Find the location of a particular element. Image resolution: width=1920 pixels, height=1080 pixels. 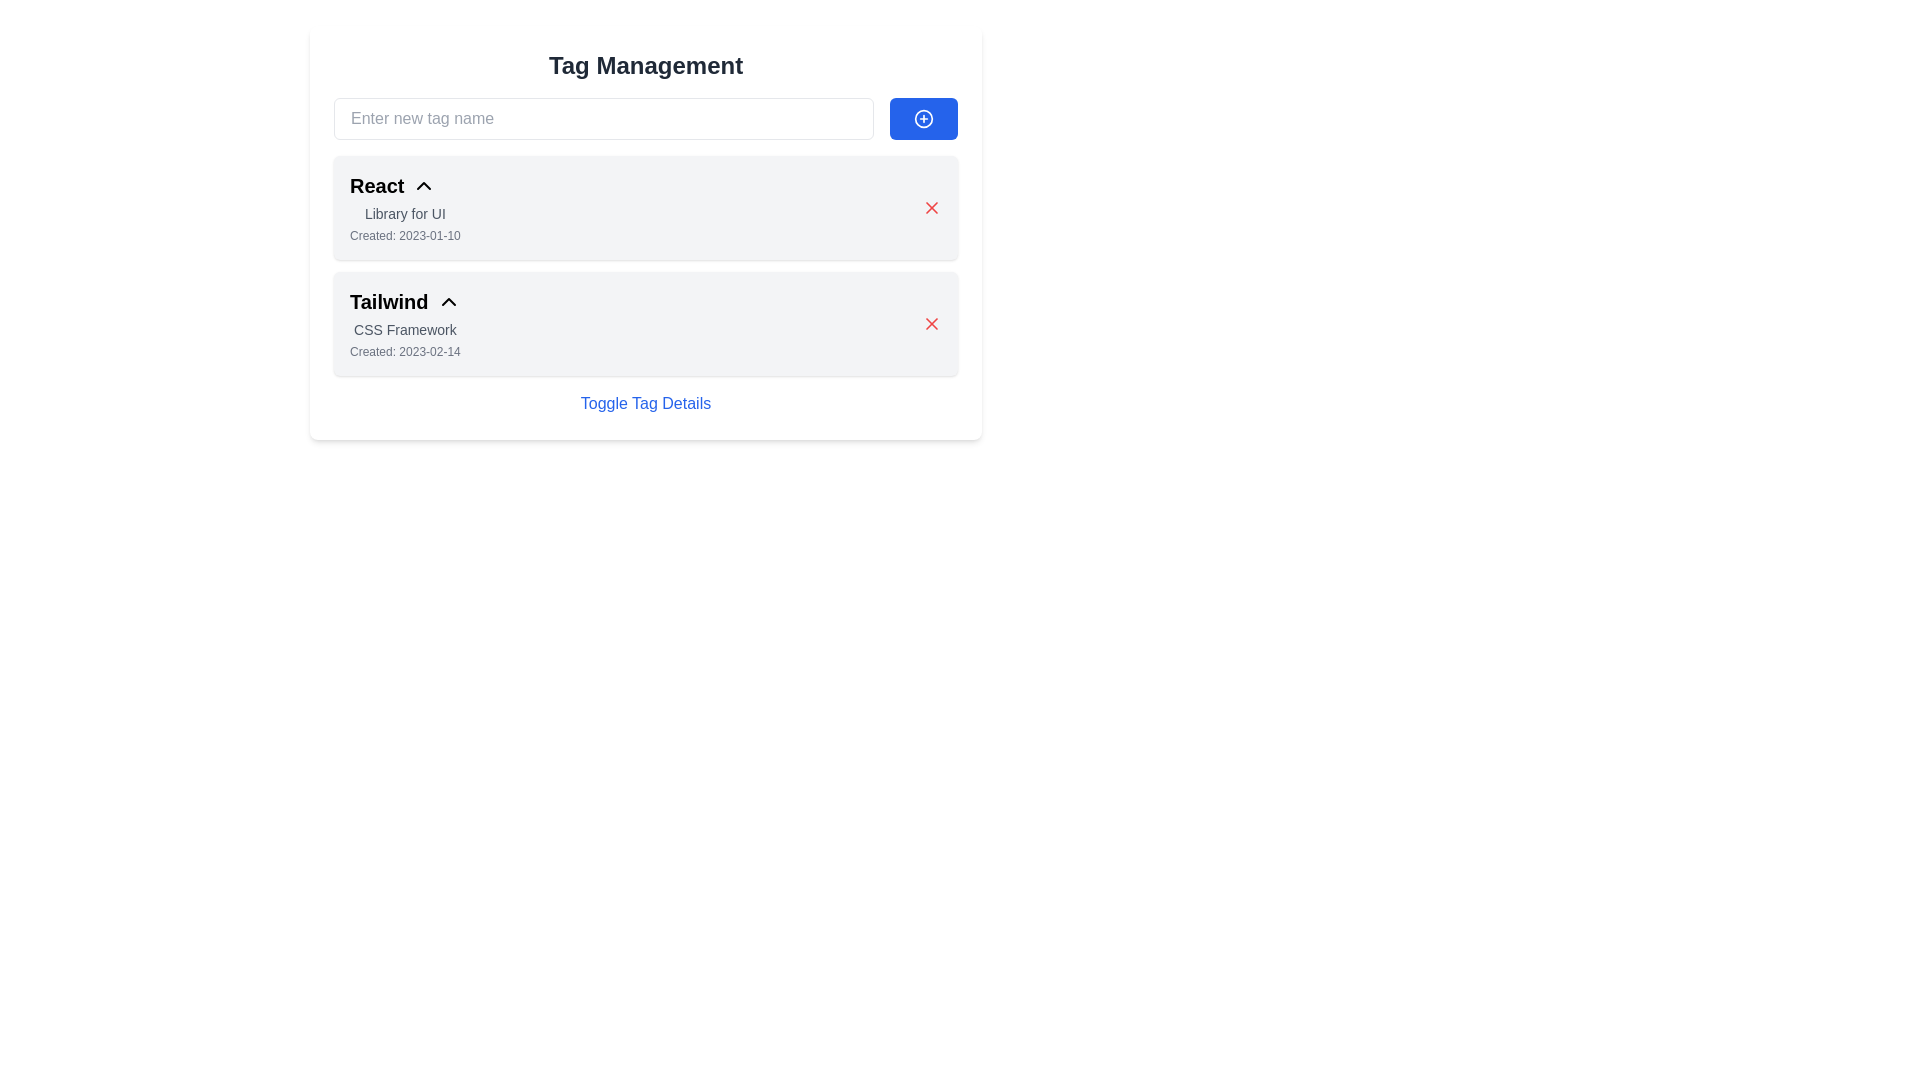

the static text displaying the creation date of the 'Tailwind' entry, located below the 'CSS Framework' label within its item group is located at coordinates (404, 350).